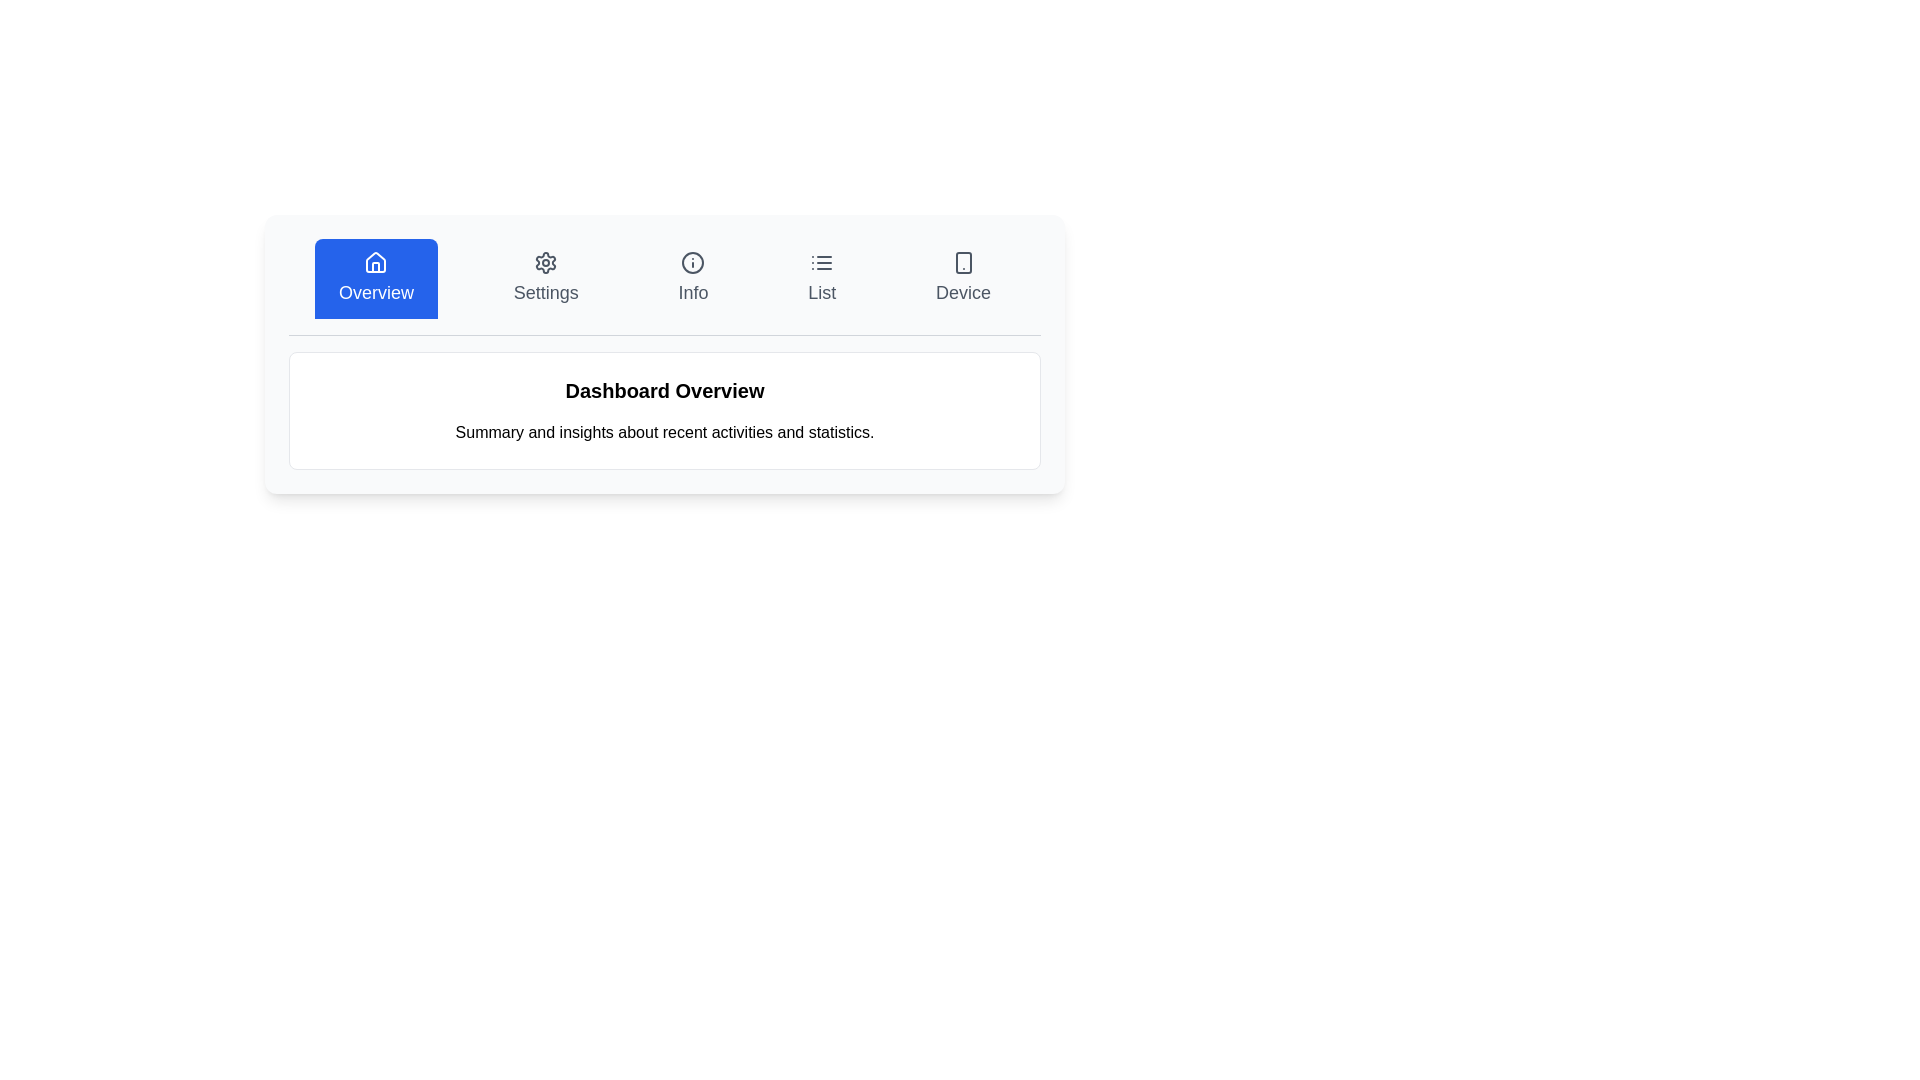 The height and width of the screenshot is (1080, 1920). What do you see at coordinates (963, 278) in the screenshot?
I see `the navigation tab located in the top-right portion of the interface that directs to the 'Device' section` at bounding box center [963, 278].